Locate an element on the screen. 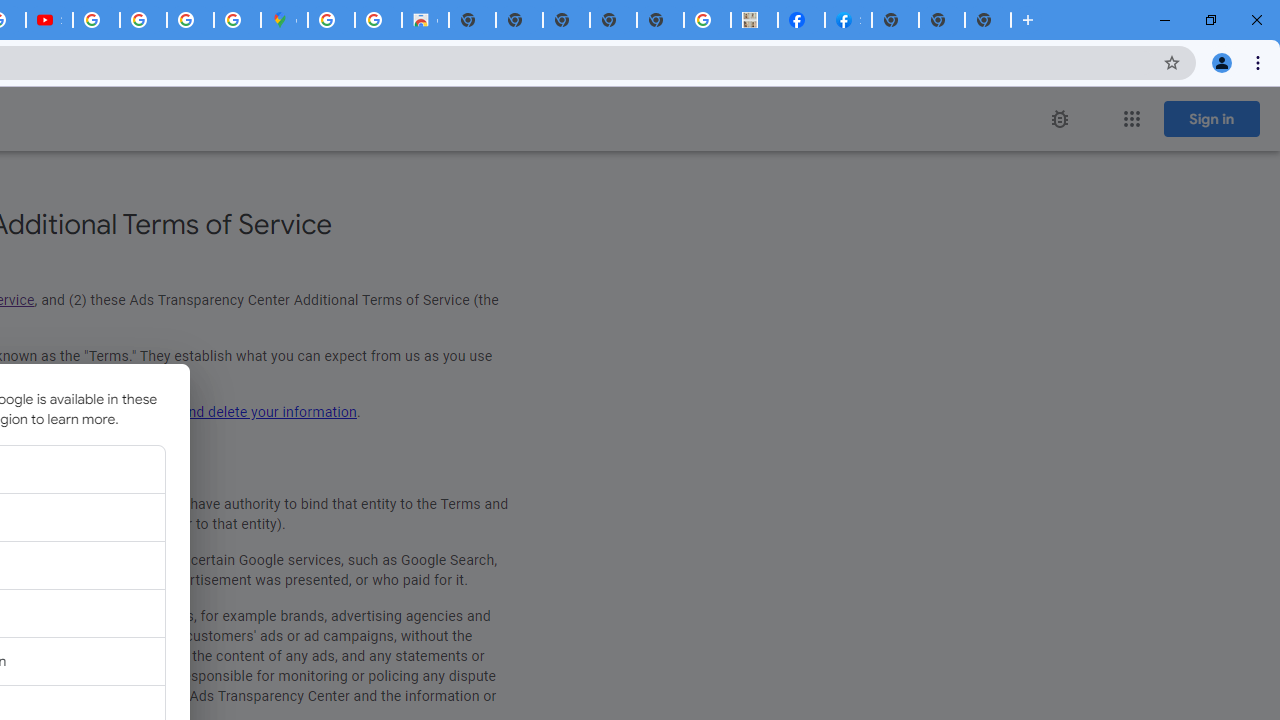 The image size is (1280, 720). 'Google Maps' is located at coordinates (283, 20).